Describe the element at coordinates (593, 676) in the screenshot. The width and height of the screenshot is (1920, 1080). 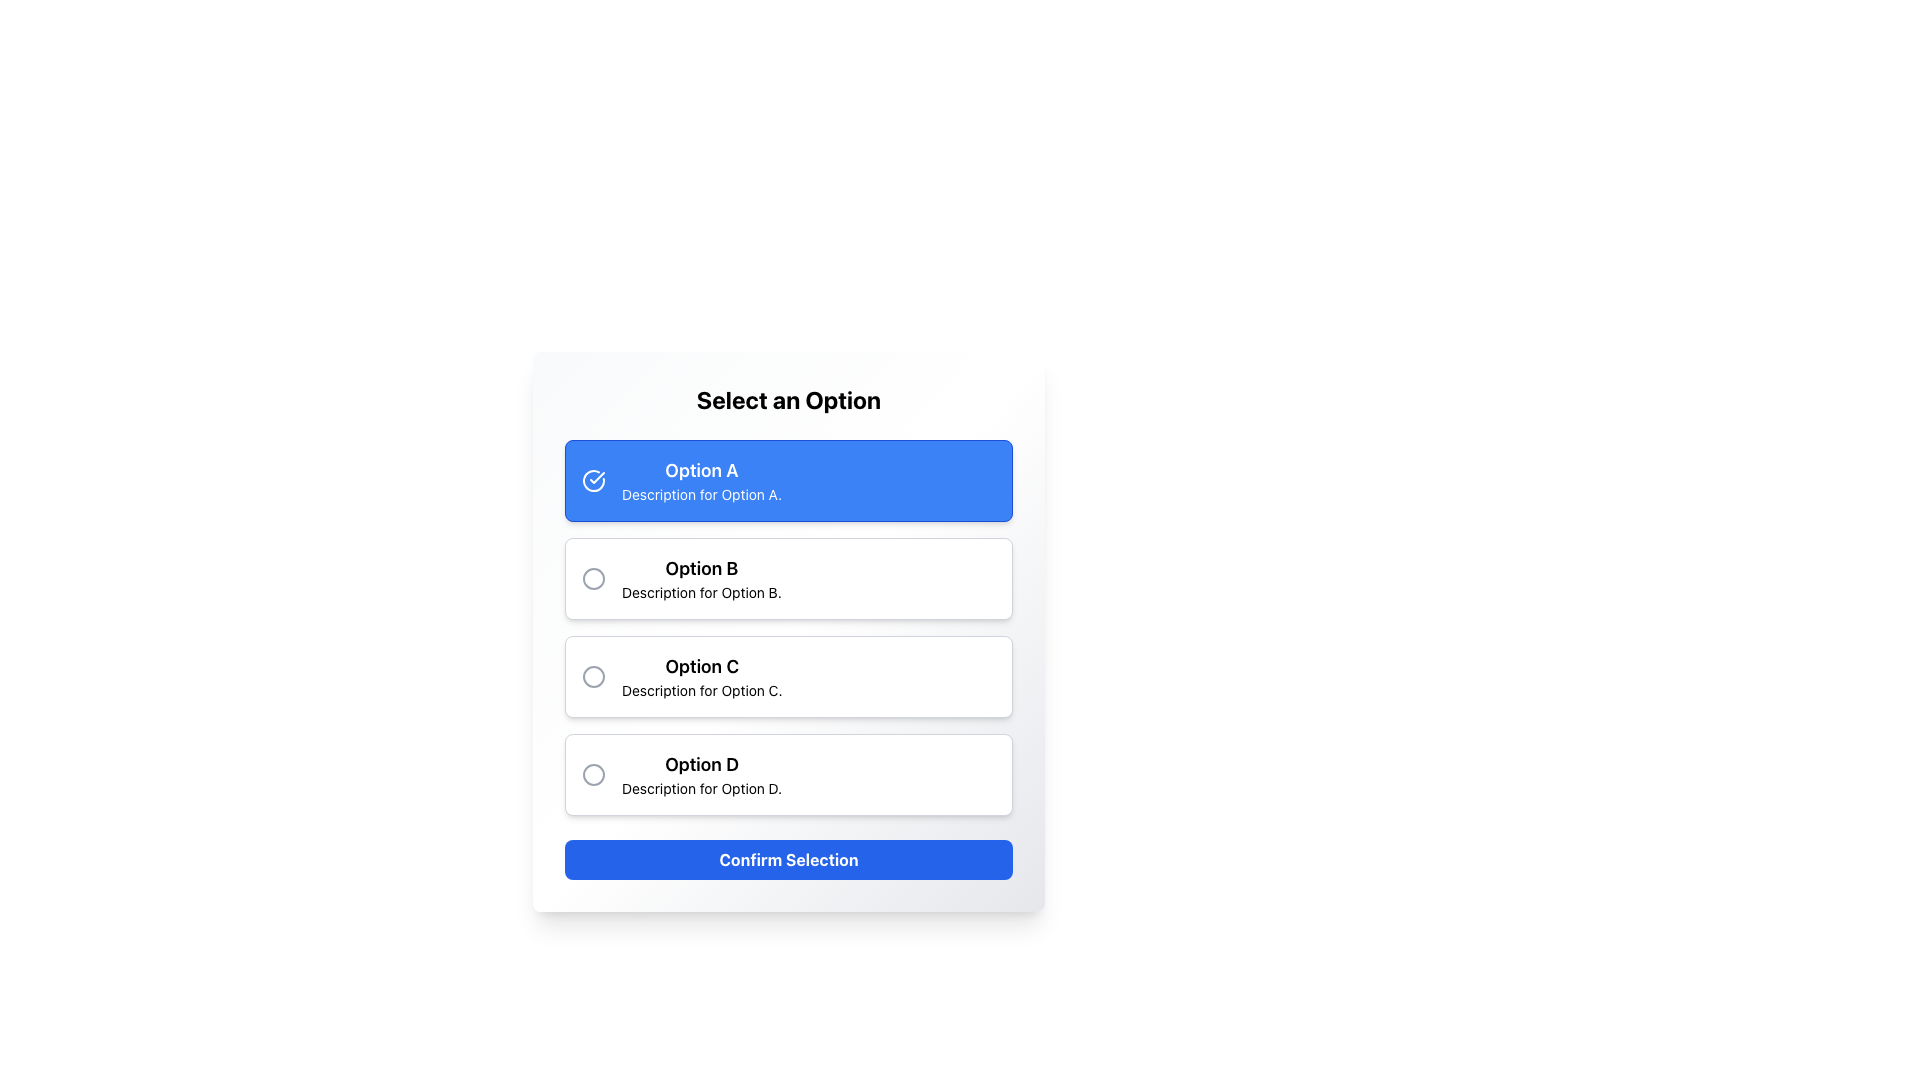
I see `the unselected circle graphical element of the checkbox for 'Option C' to trigger any hover effects` at that location.